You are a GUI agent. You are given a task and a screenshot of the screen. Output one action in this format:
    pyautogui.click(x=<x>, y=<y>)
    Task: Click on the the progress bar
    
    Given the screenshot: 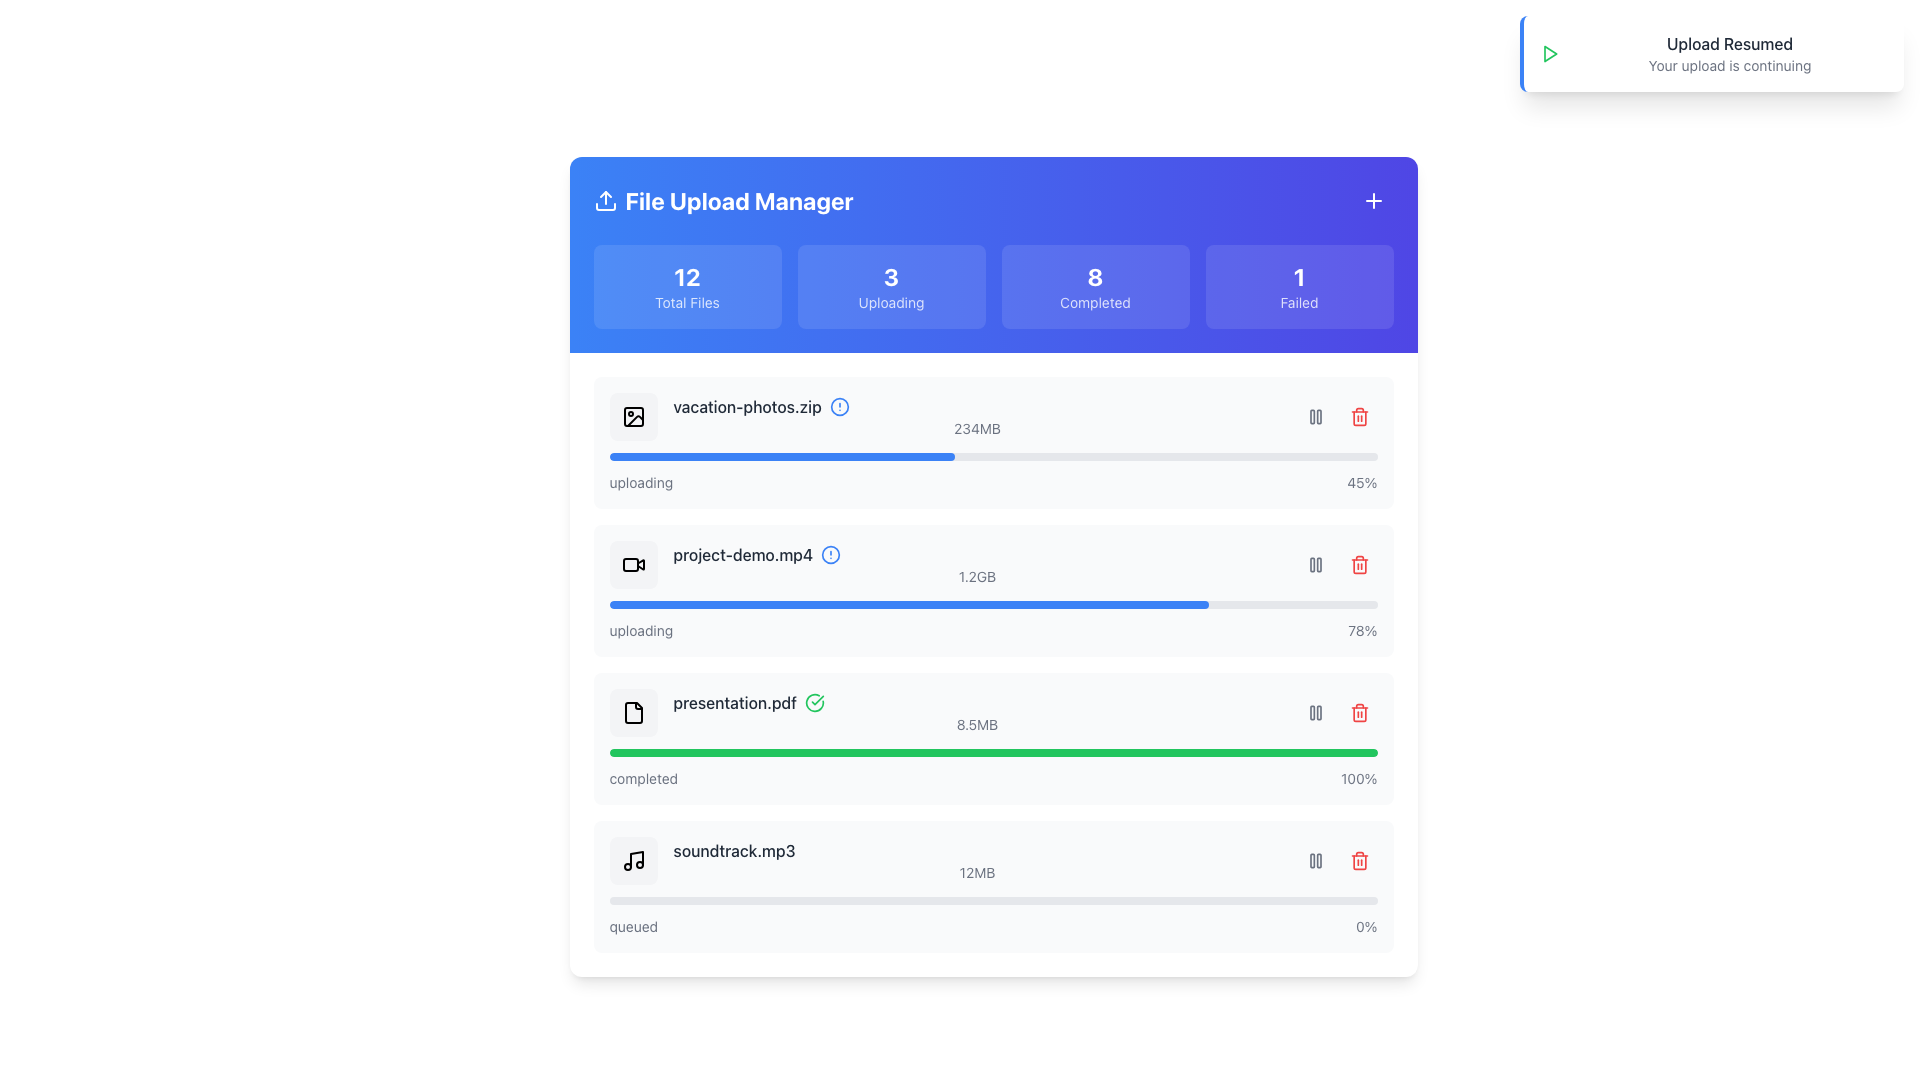 What is the action you would take?
    pyautogui.click(x=881, y=456)
    